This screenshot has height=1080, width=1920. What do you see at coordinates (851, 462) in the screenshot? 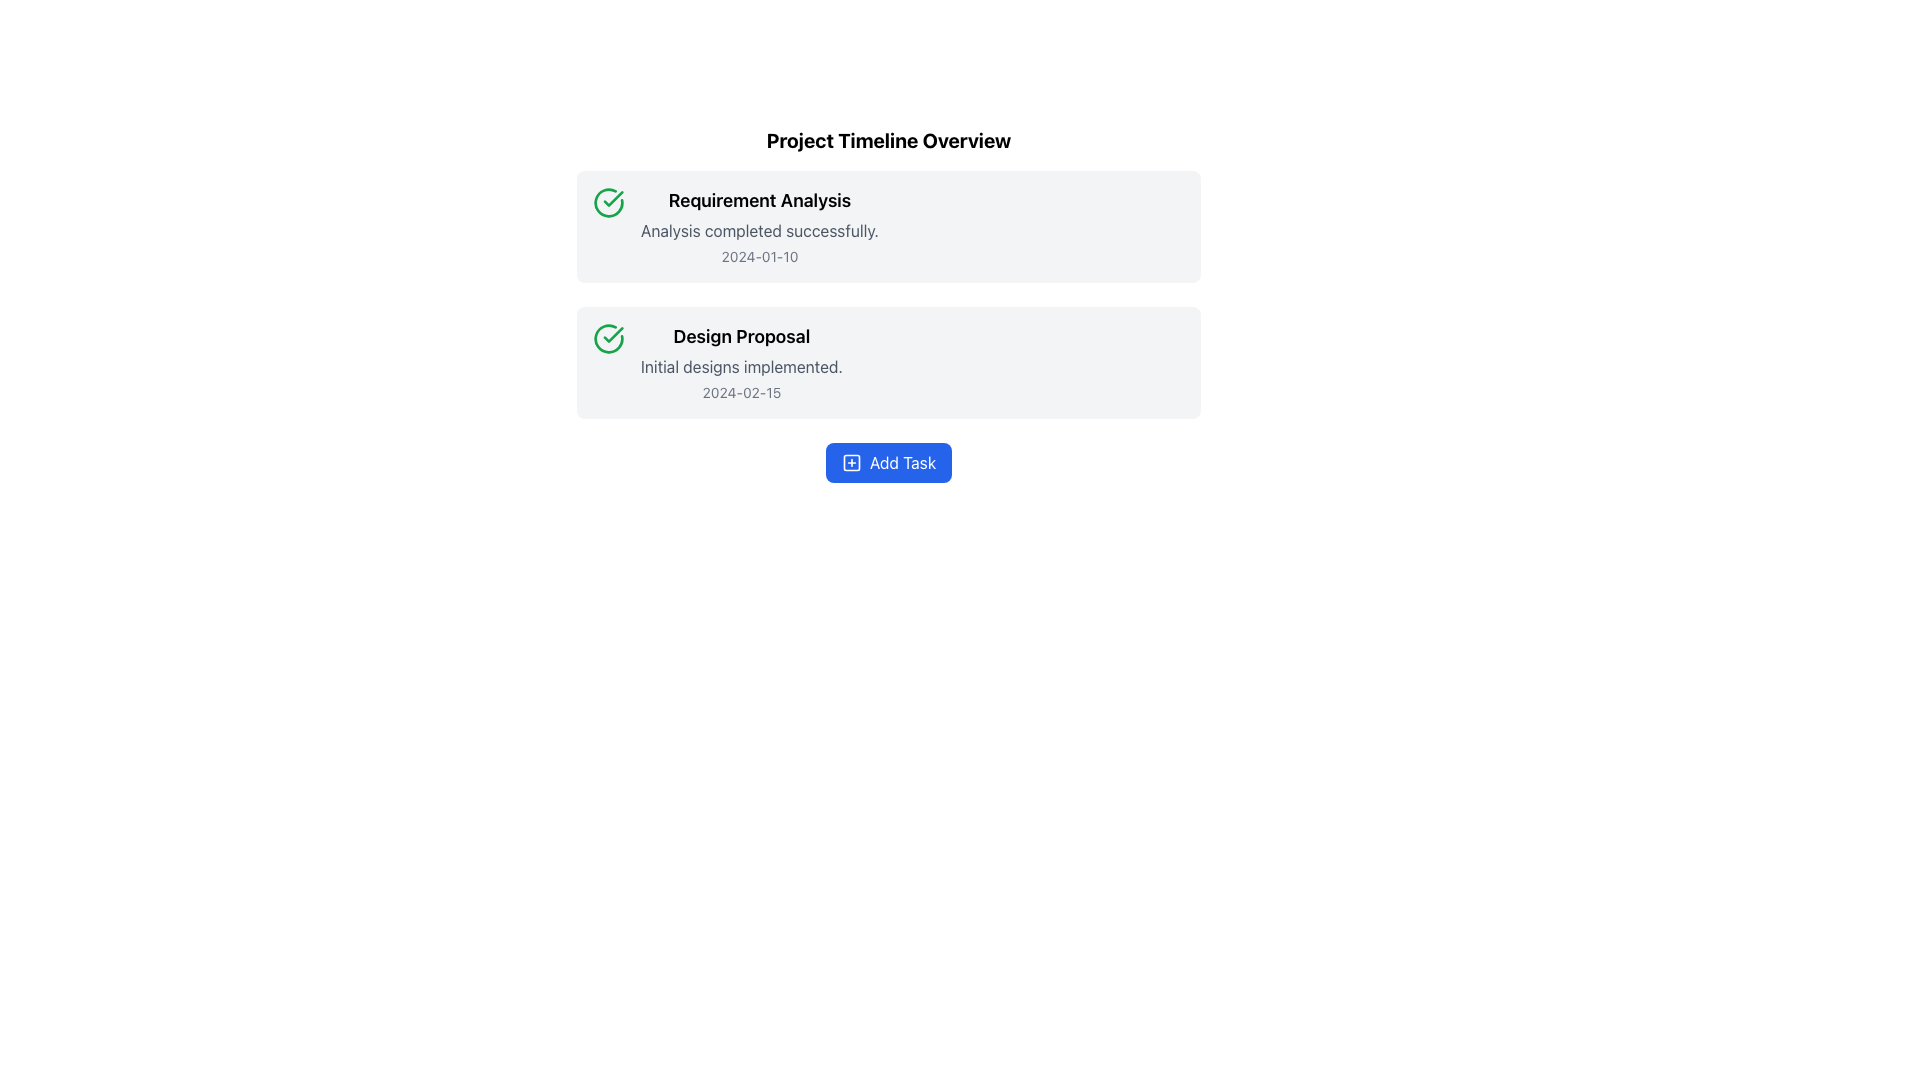
I see `the square framework icon of the 'Add Task' button, which contains the plus sign` at bounding box center [851, 462].